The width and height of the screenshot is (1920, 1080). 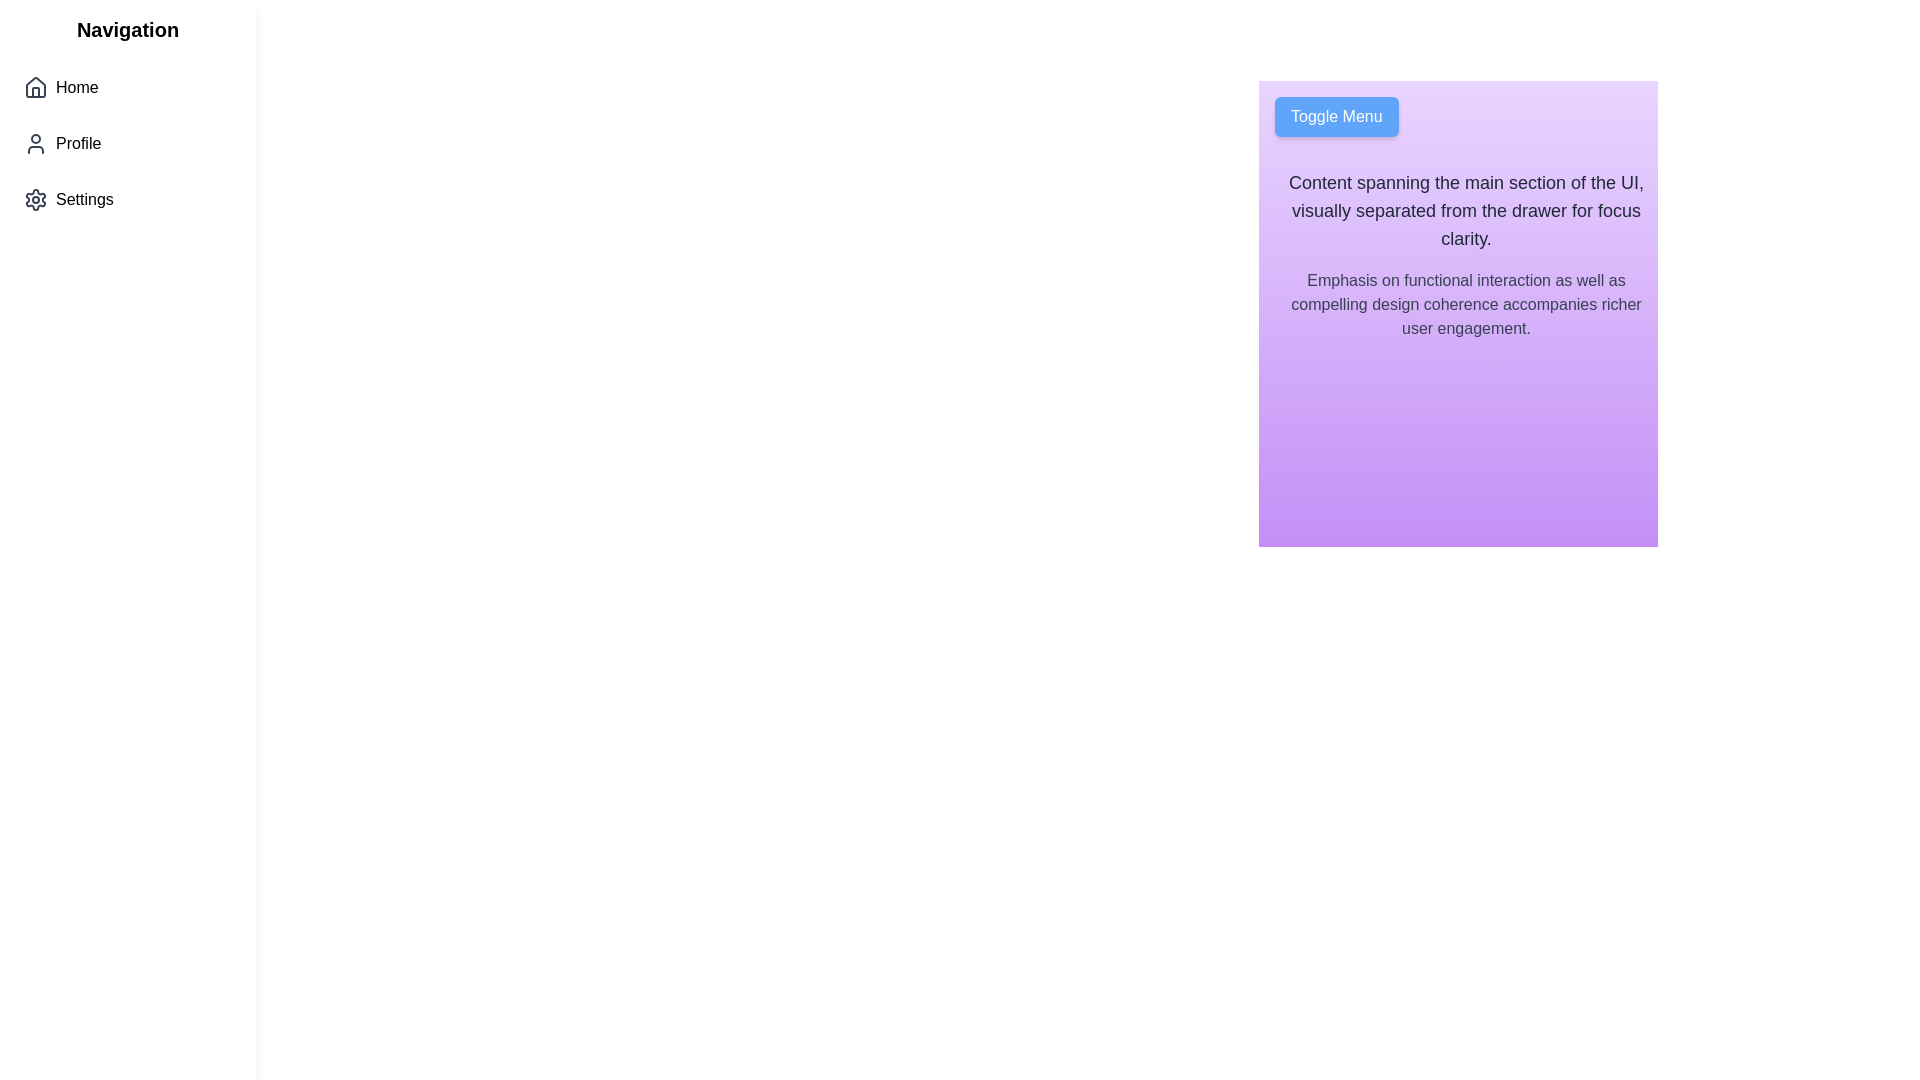 I want to click on 'Home' icon located in the left navigation menu, which is positioned to the left of the 'Home' label, so click(x=35, y=87).